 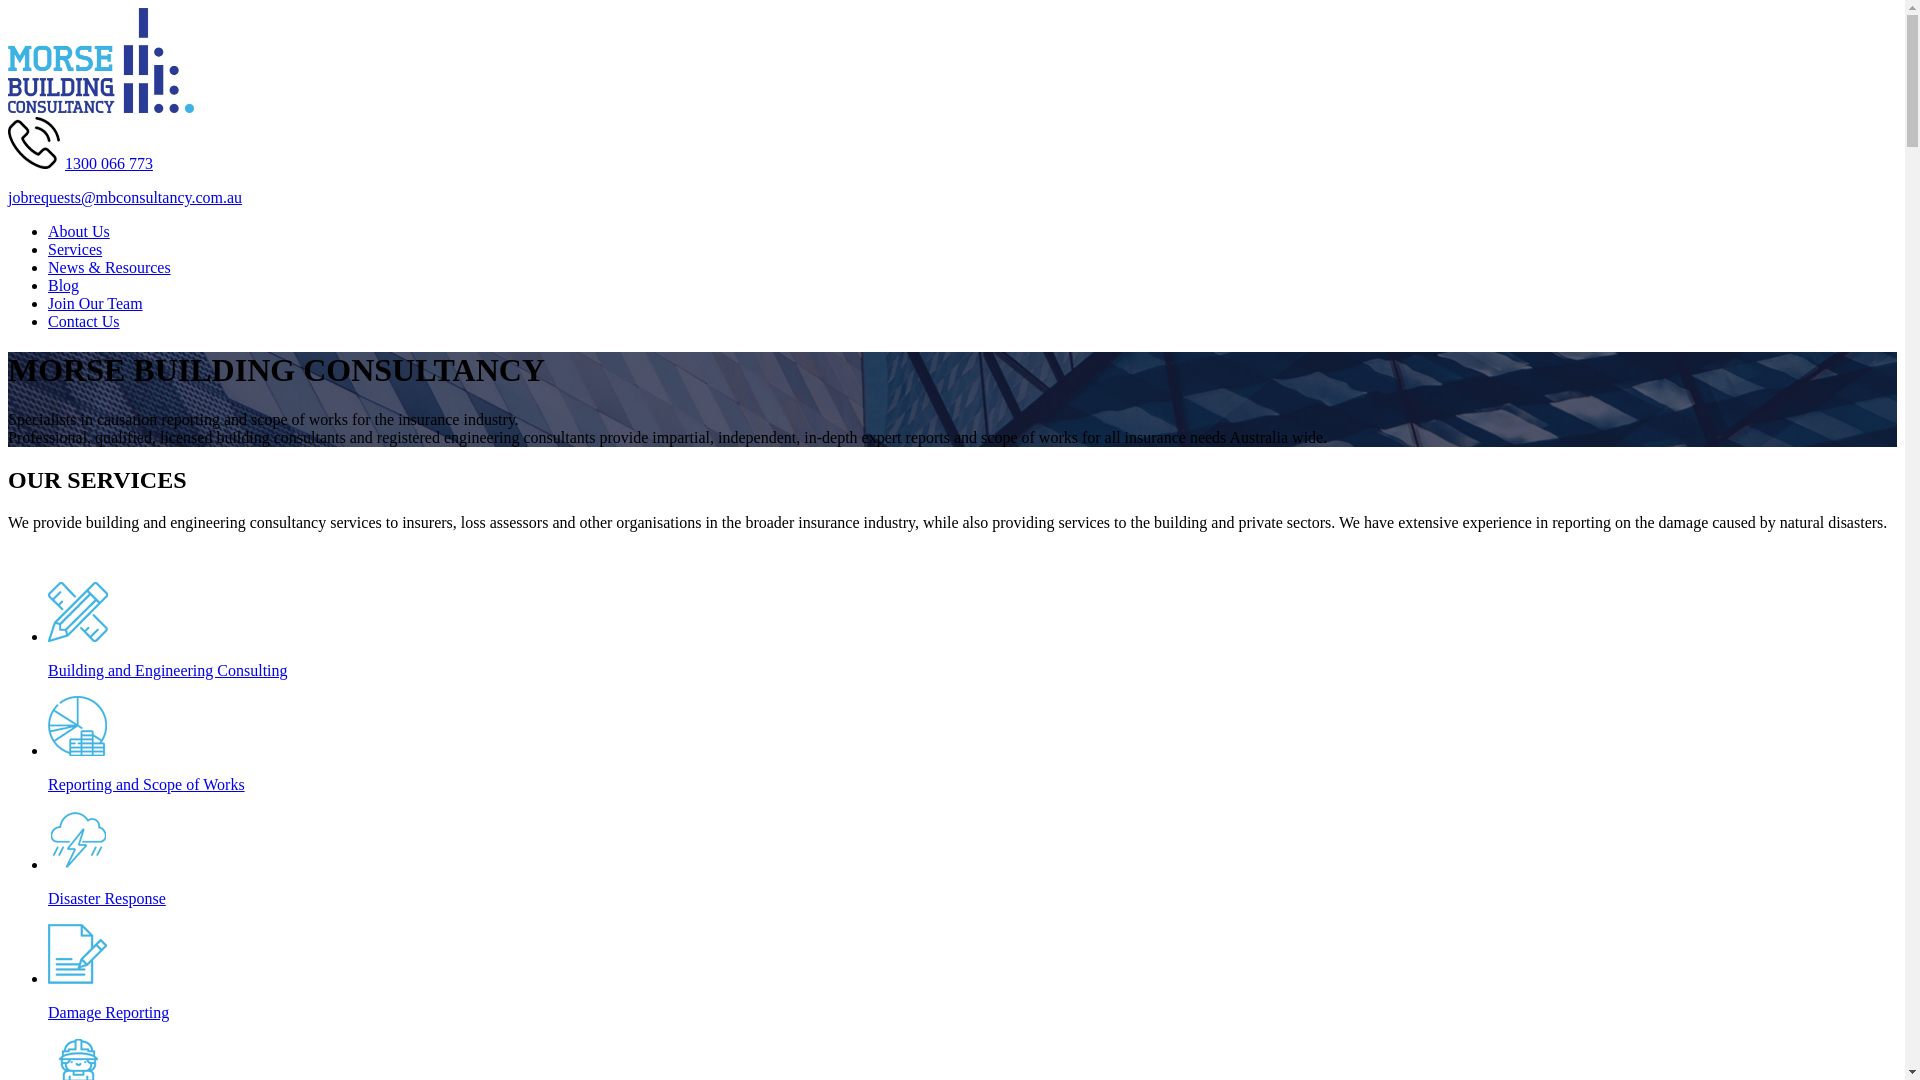 What do you see at coordinates (94, 303) in the screenshot?
I see `'Join Our Team'` at bounding box center [94, 303].